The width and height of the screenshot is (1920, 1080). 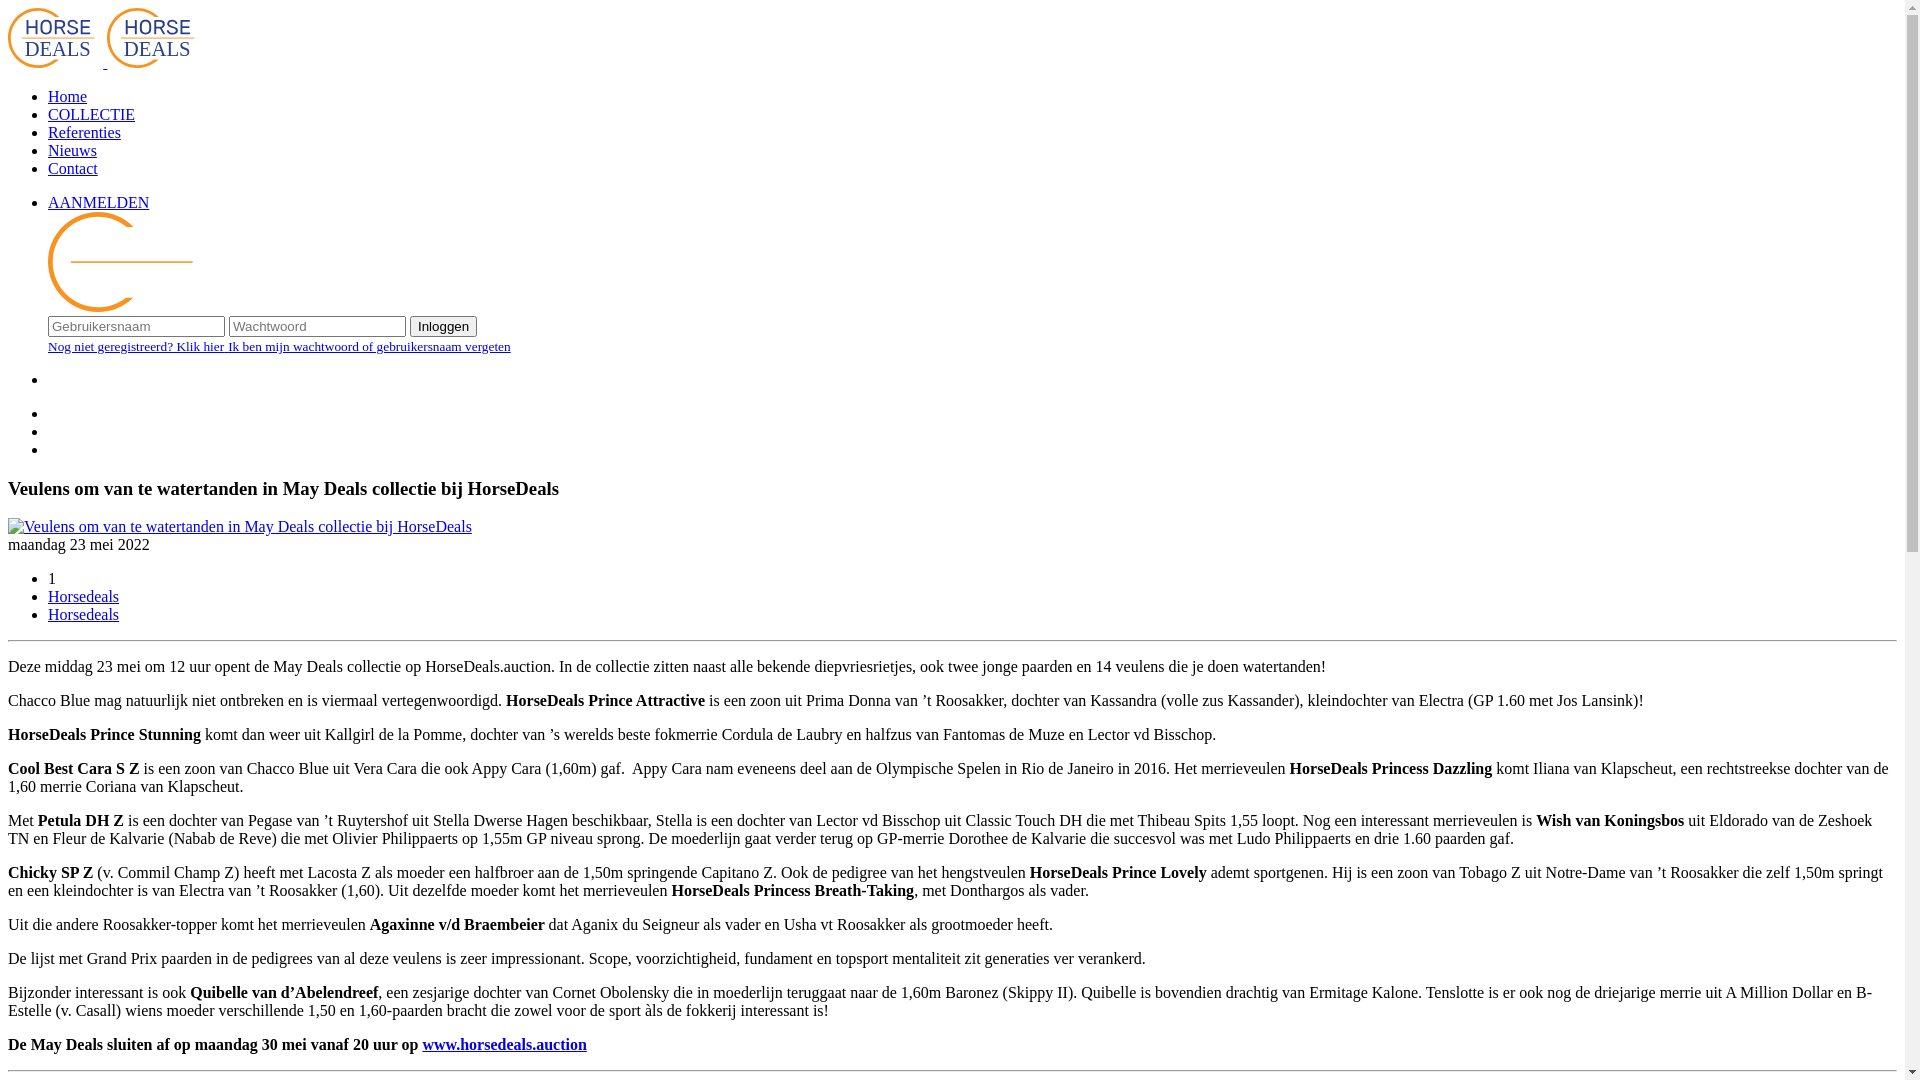 I want to click on 'Horsedeals', so click(x=82, y=595).